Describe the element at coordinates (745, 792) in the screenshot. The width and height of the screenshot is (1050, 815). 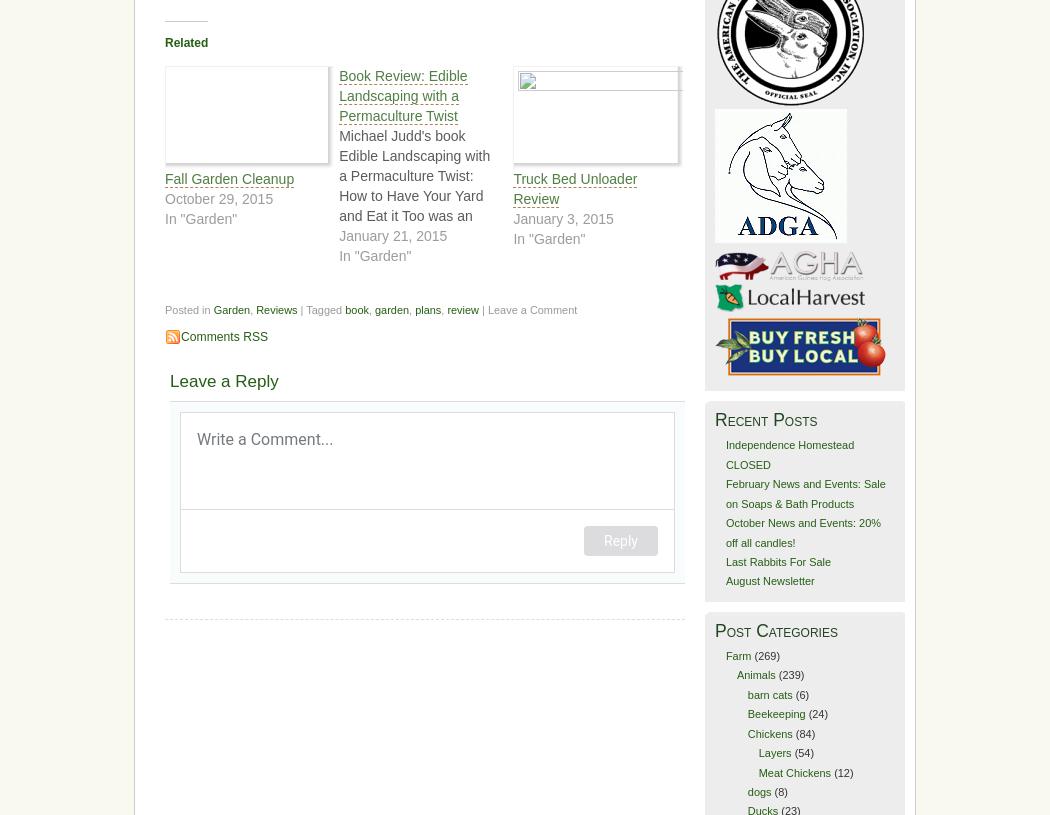
I see `'dogs'` at that location.